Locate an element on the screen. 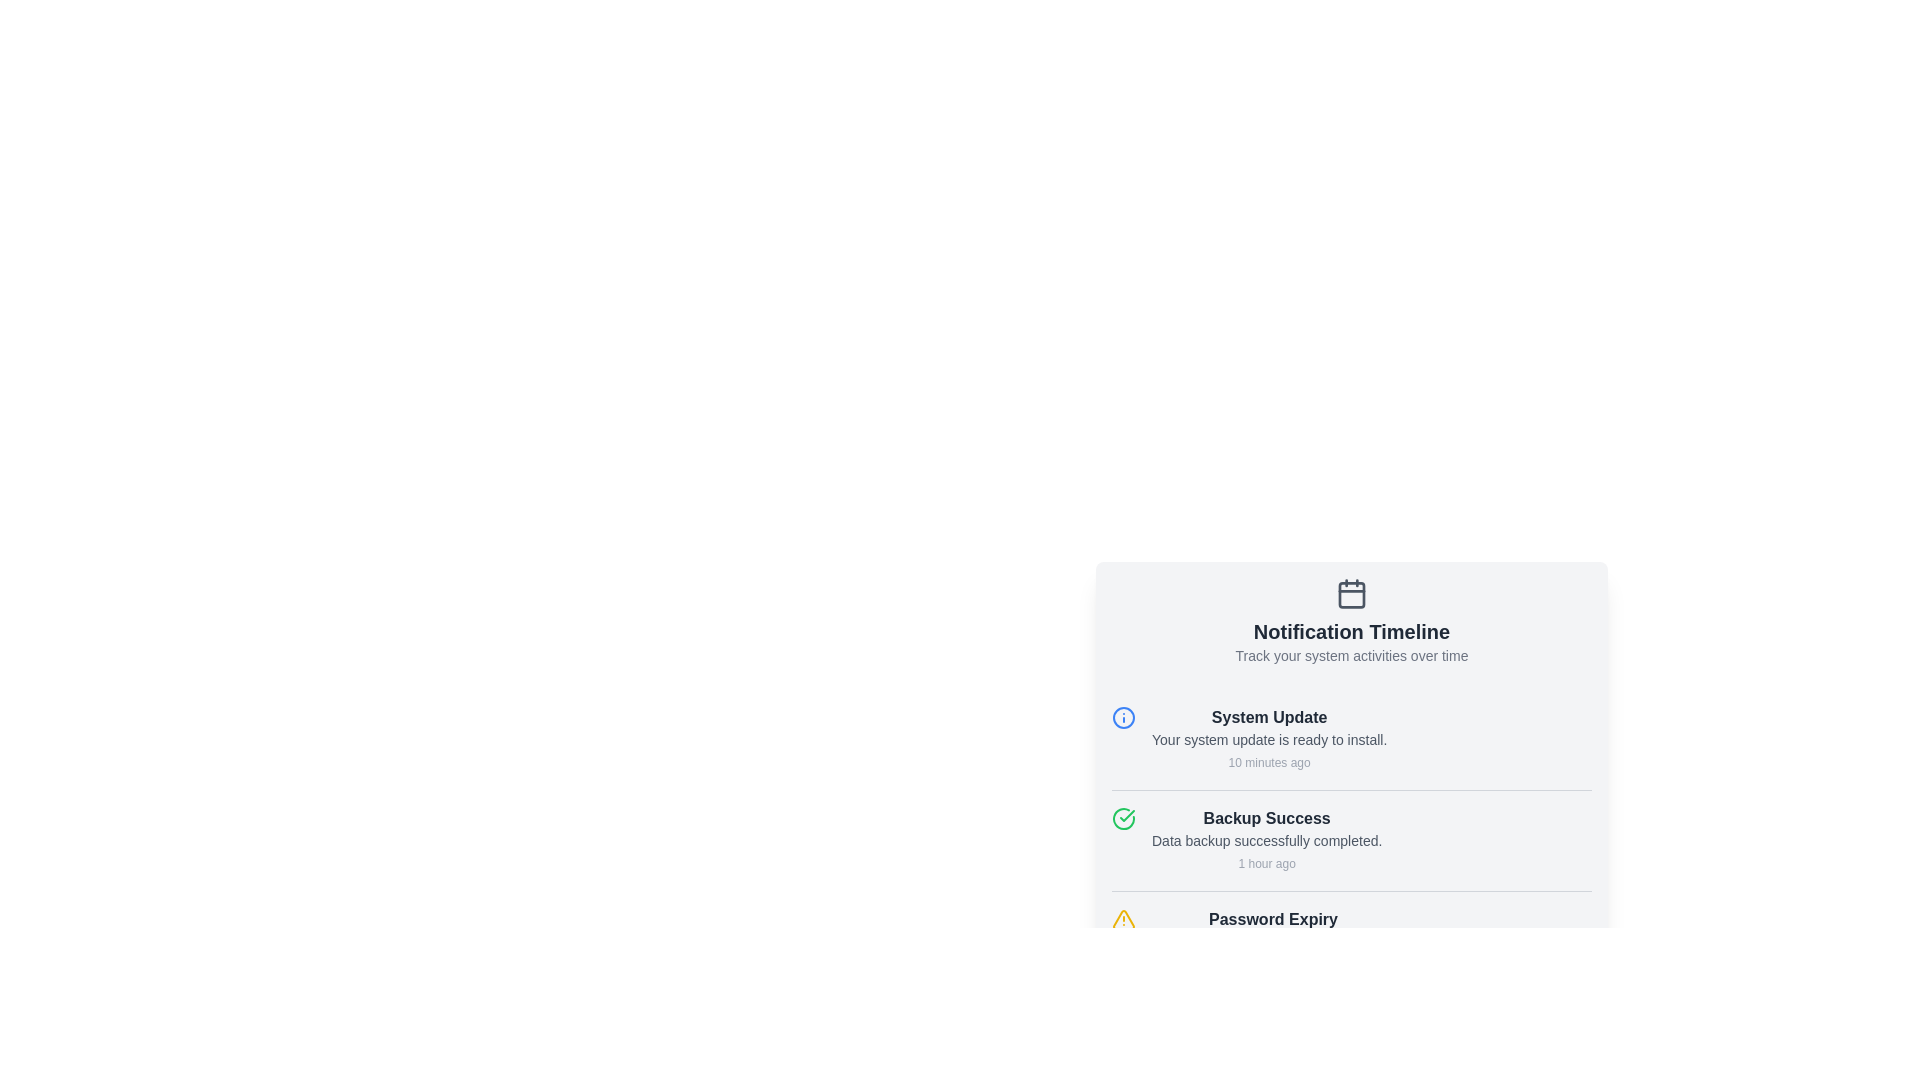 Image resolution: width=1920 pixels, height=1080 pixels. the static text element displaying 'Backup Success' which is styled in bold and dark gray, located at the top of the second notification entry in the notification list is located at coordinates (1266, 818).